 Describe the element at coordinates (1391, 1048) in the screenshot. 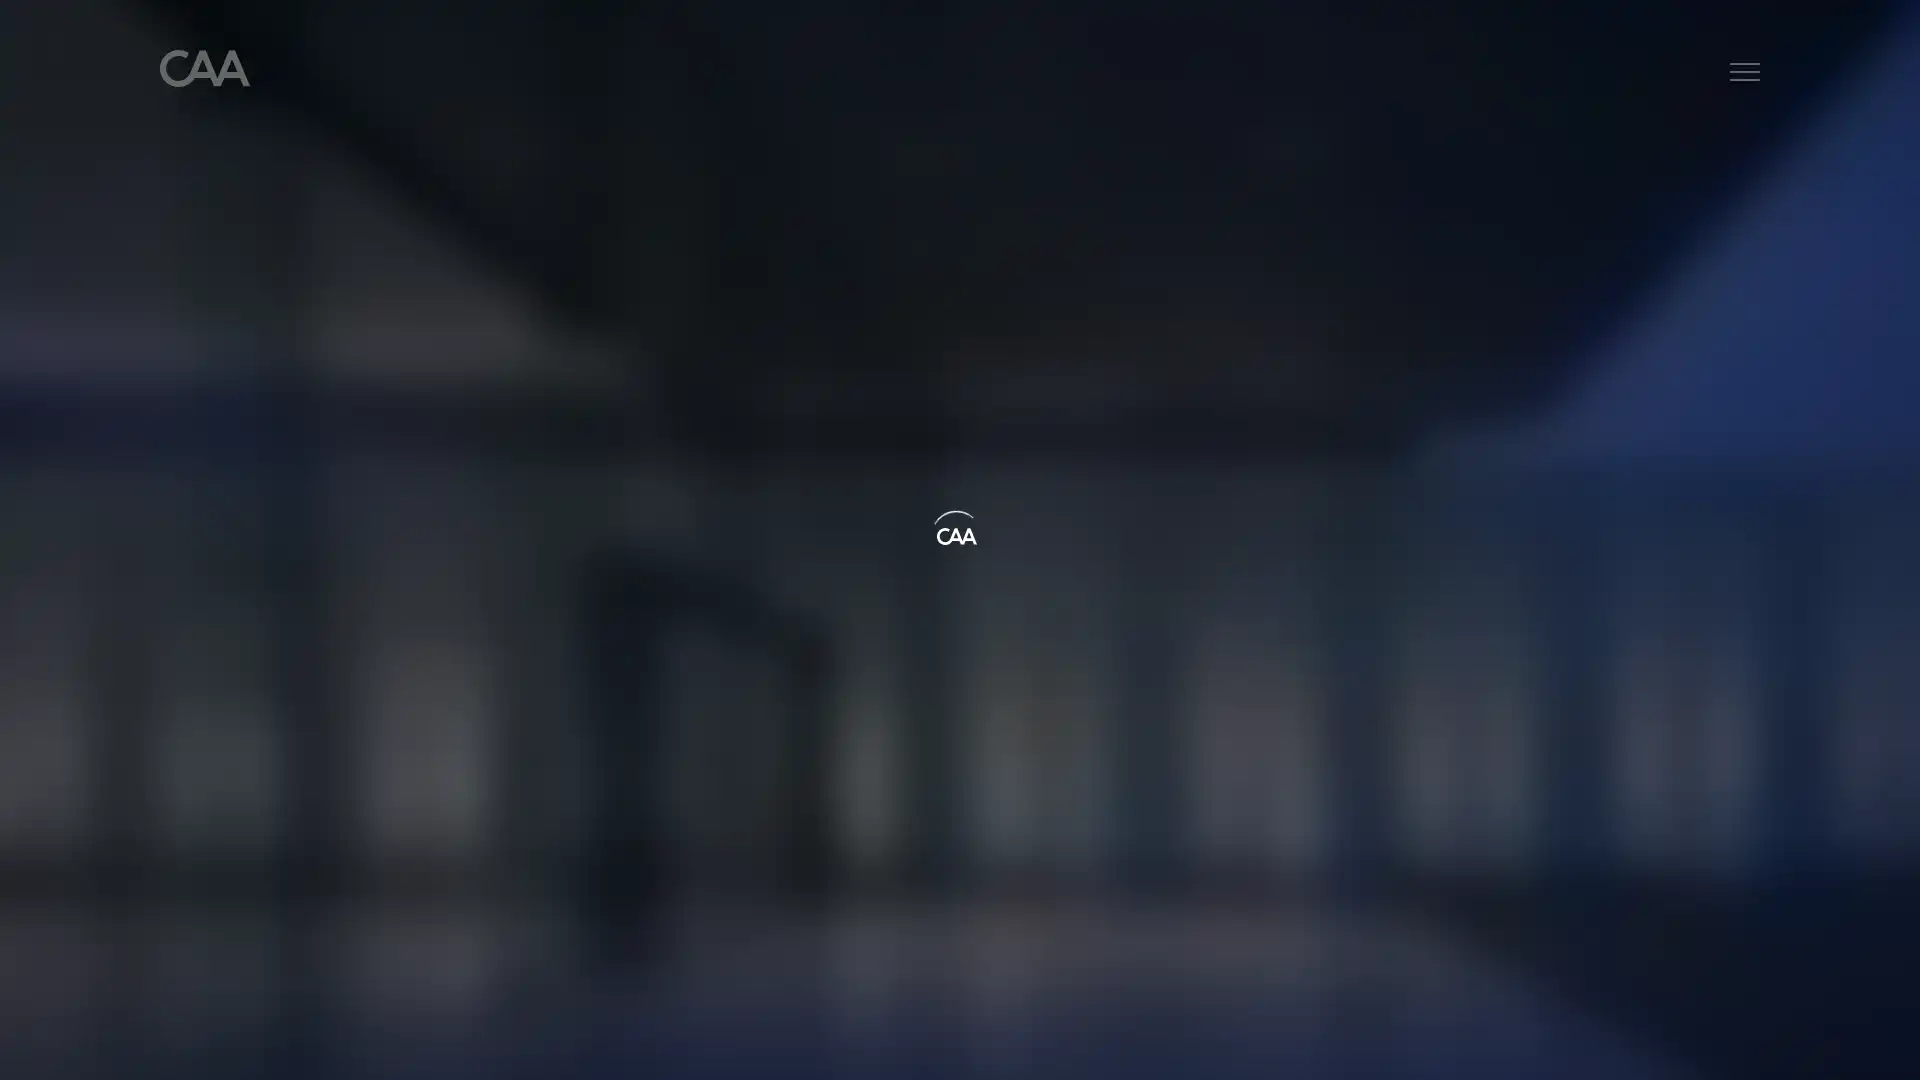

I see `Cookies Settings` at that location.